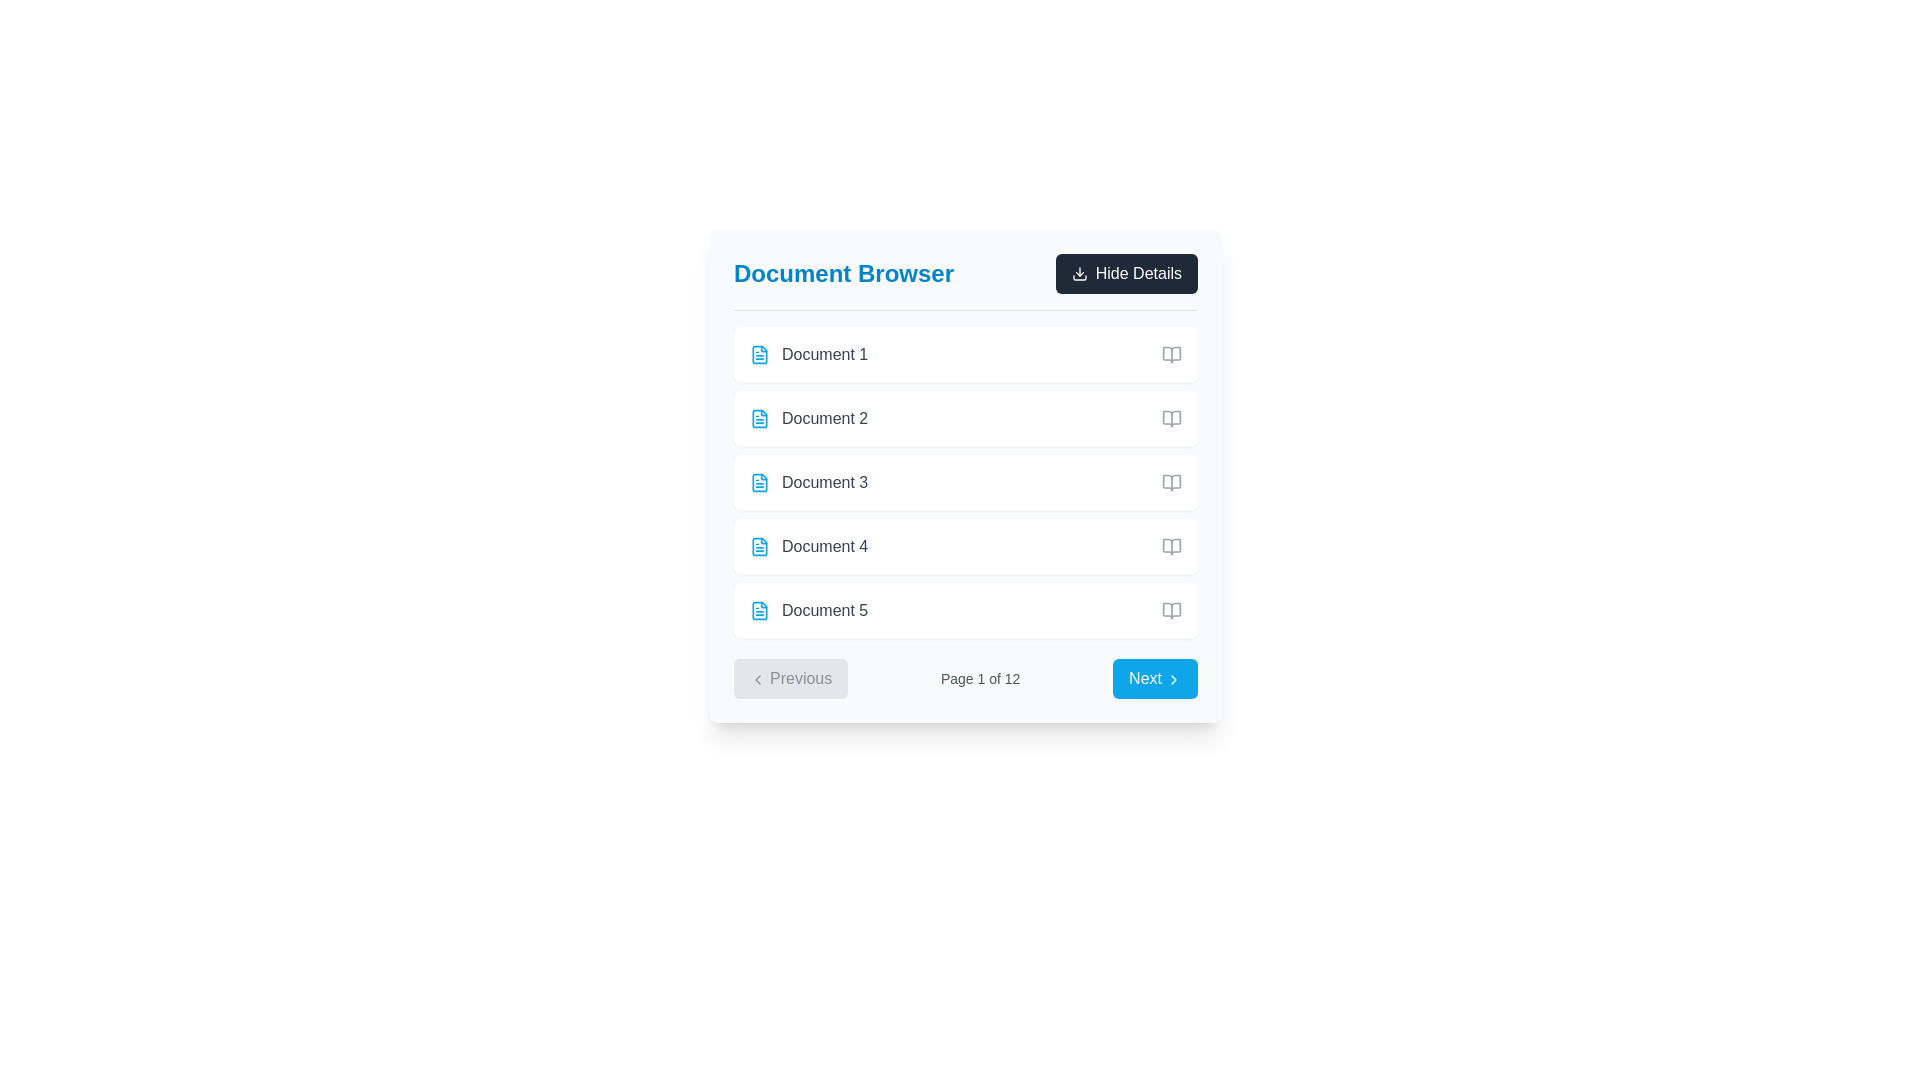  Describe the element at coordinates (758, 418) in the screenshot. I see `the icon representing the document associated with 'Document 2', which is positioned to the left of the 'Document 2' text in the second row of the Document Browser list` at that location.